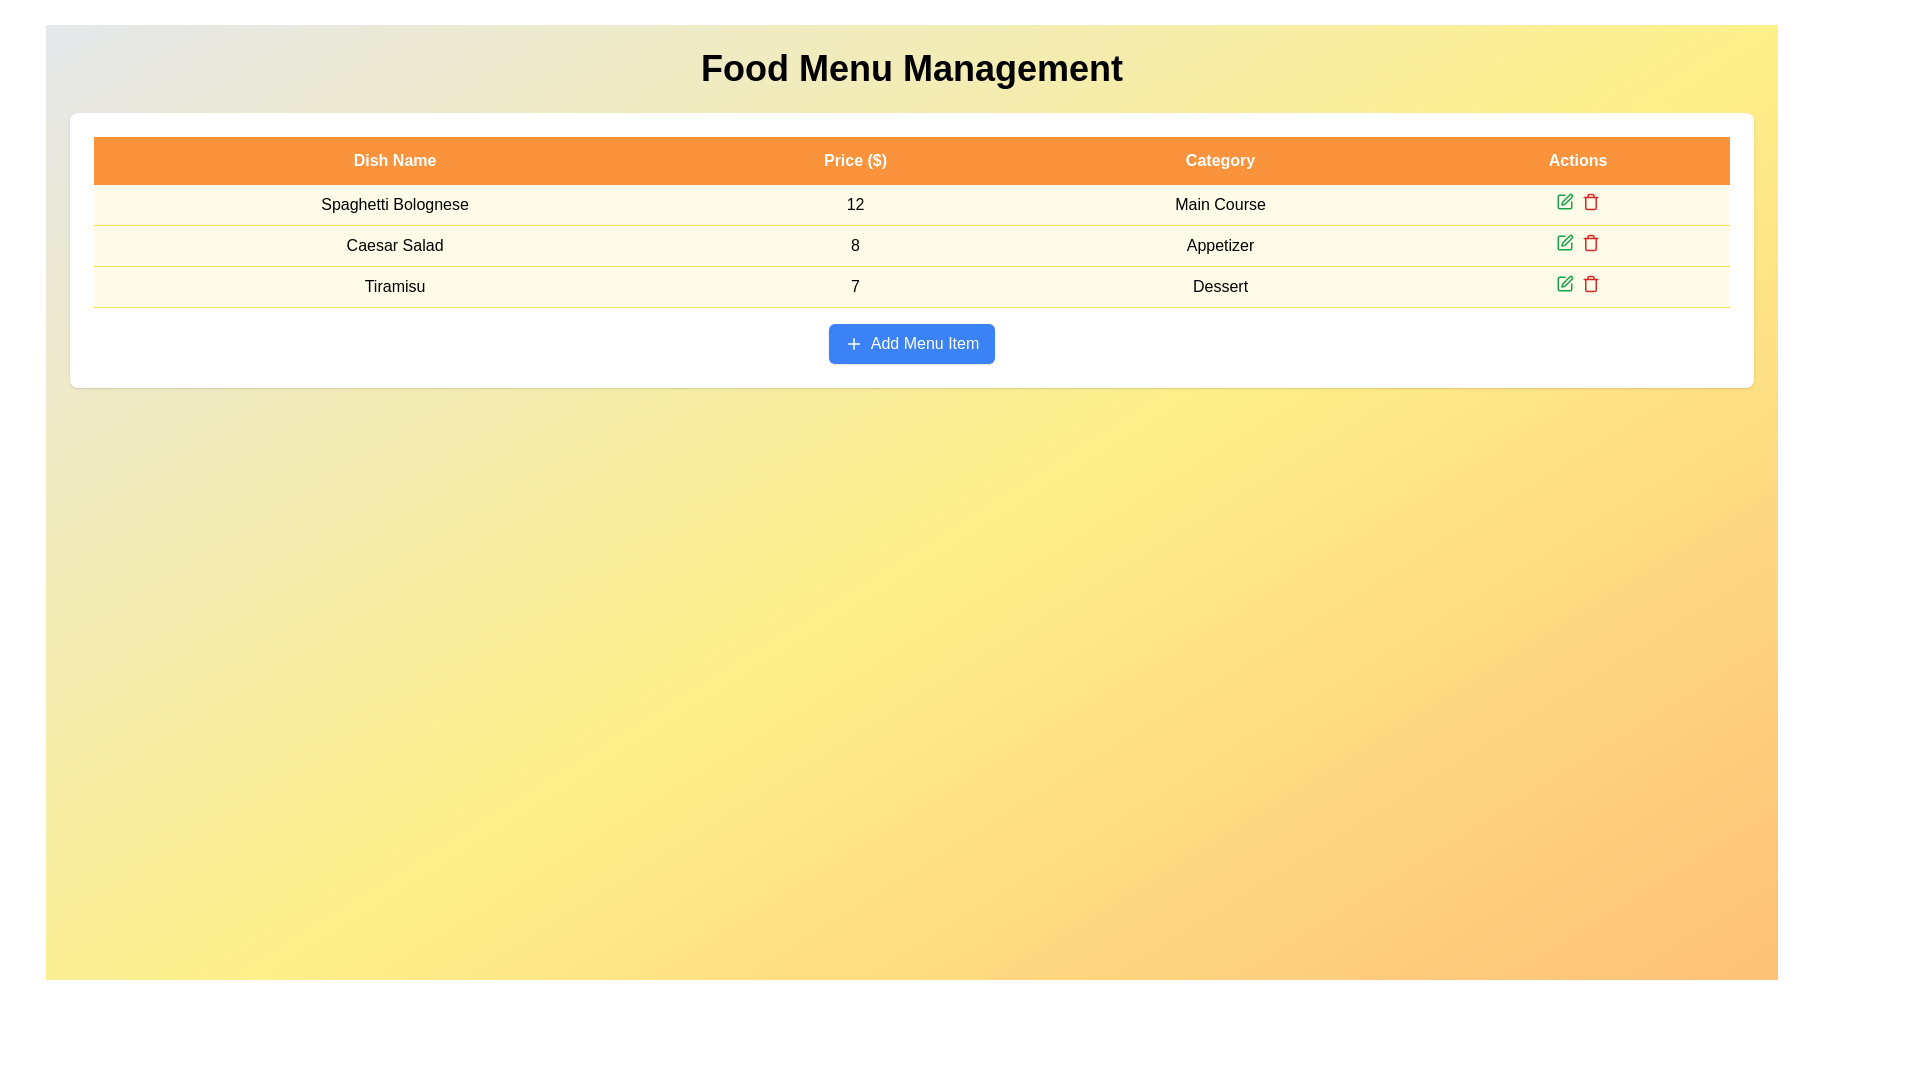  I want to click on the non-interactive text label 'Category' in the table header, which has an orange background and is located between 'Price ($)' and 'Actions', so click(1219, 160).